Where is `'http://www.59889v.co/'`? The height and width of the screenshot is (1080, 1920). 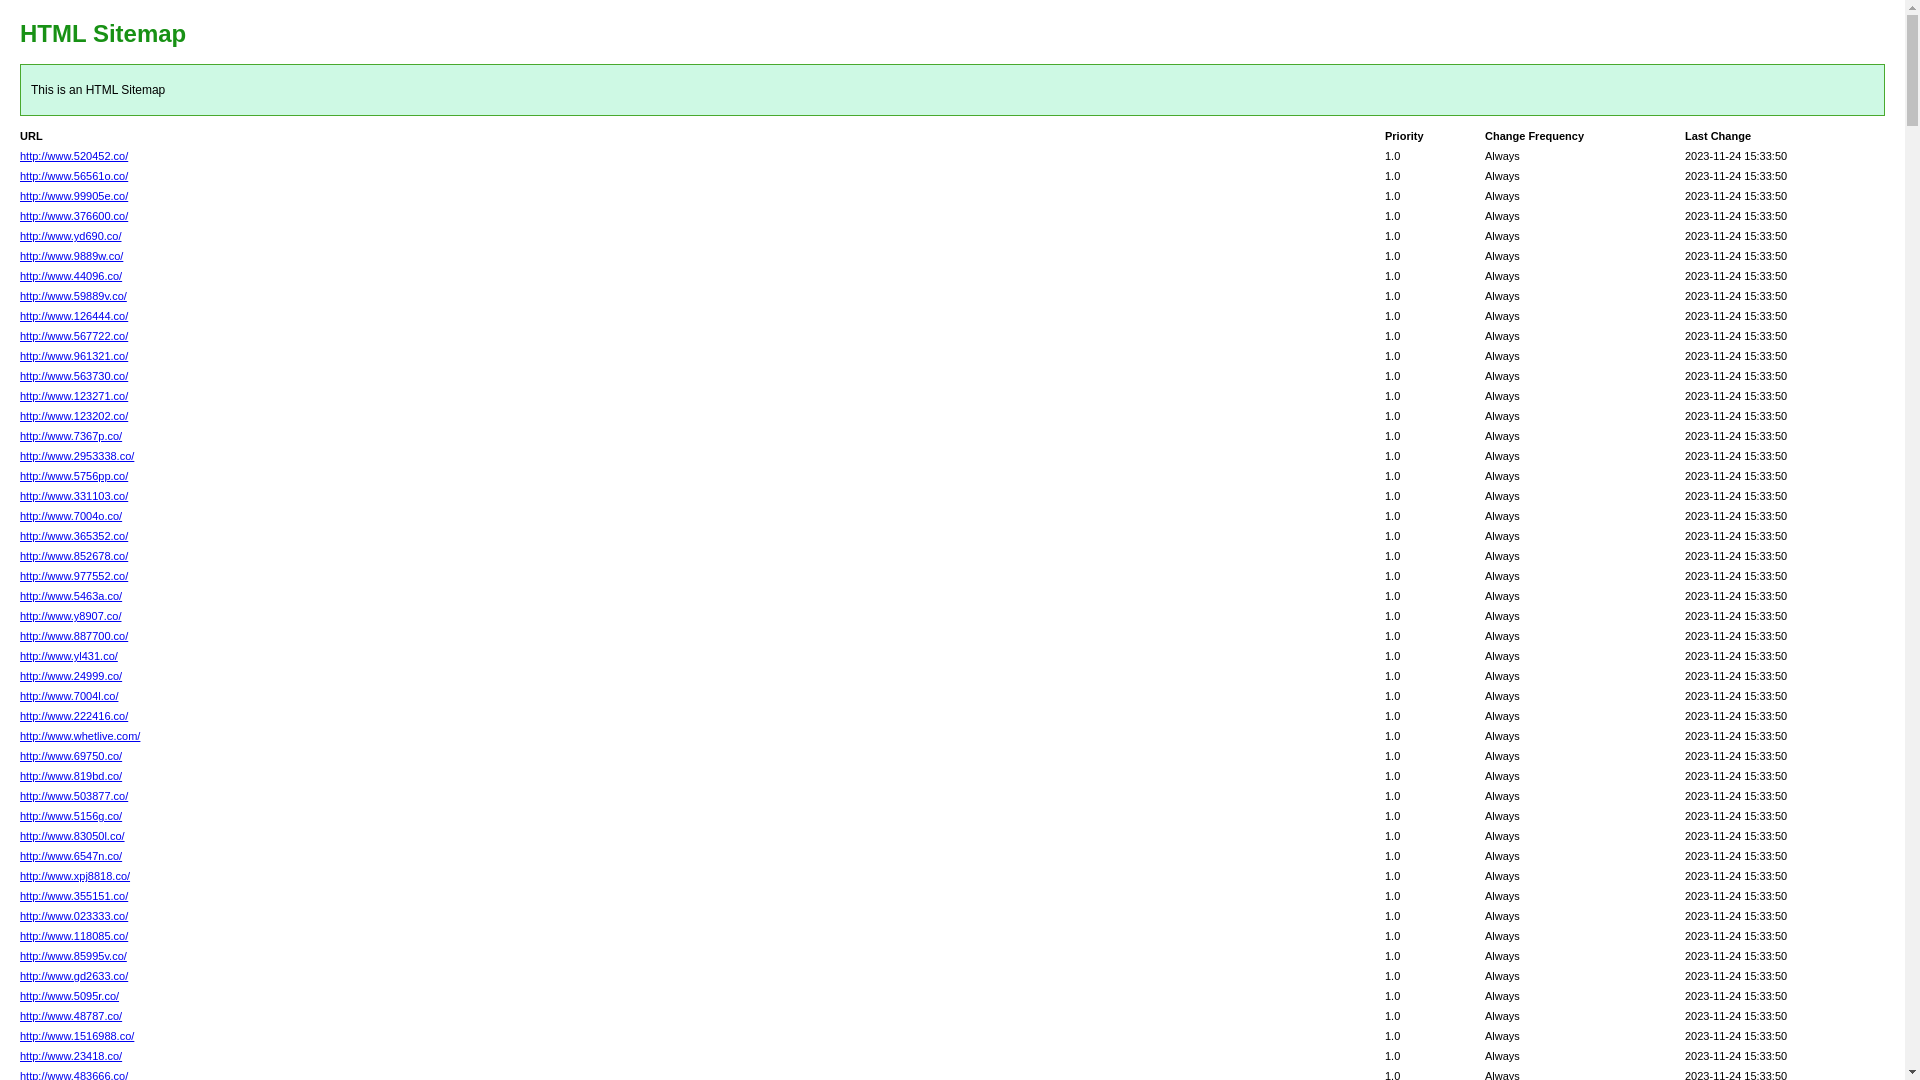 'http://www.59889v.co/' is located at coordinates (73, 296).